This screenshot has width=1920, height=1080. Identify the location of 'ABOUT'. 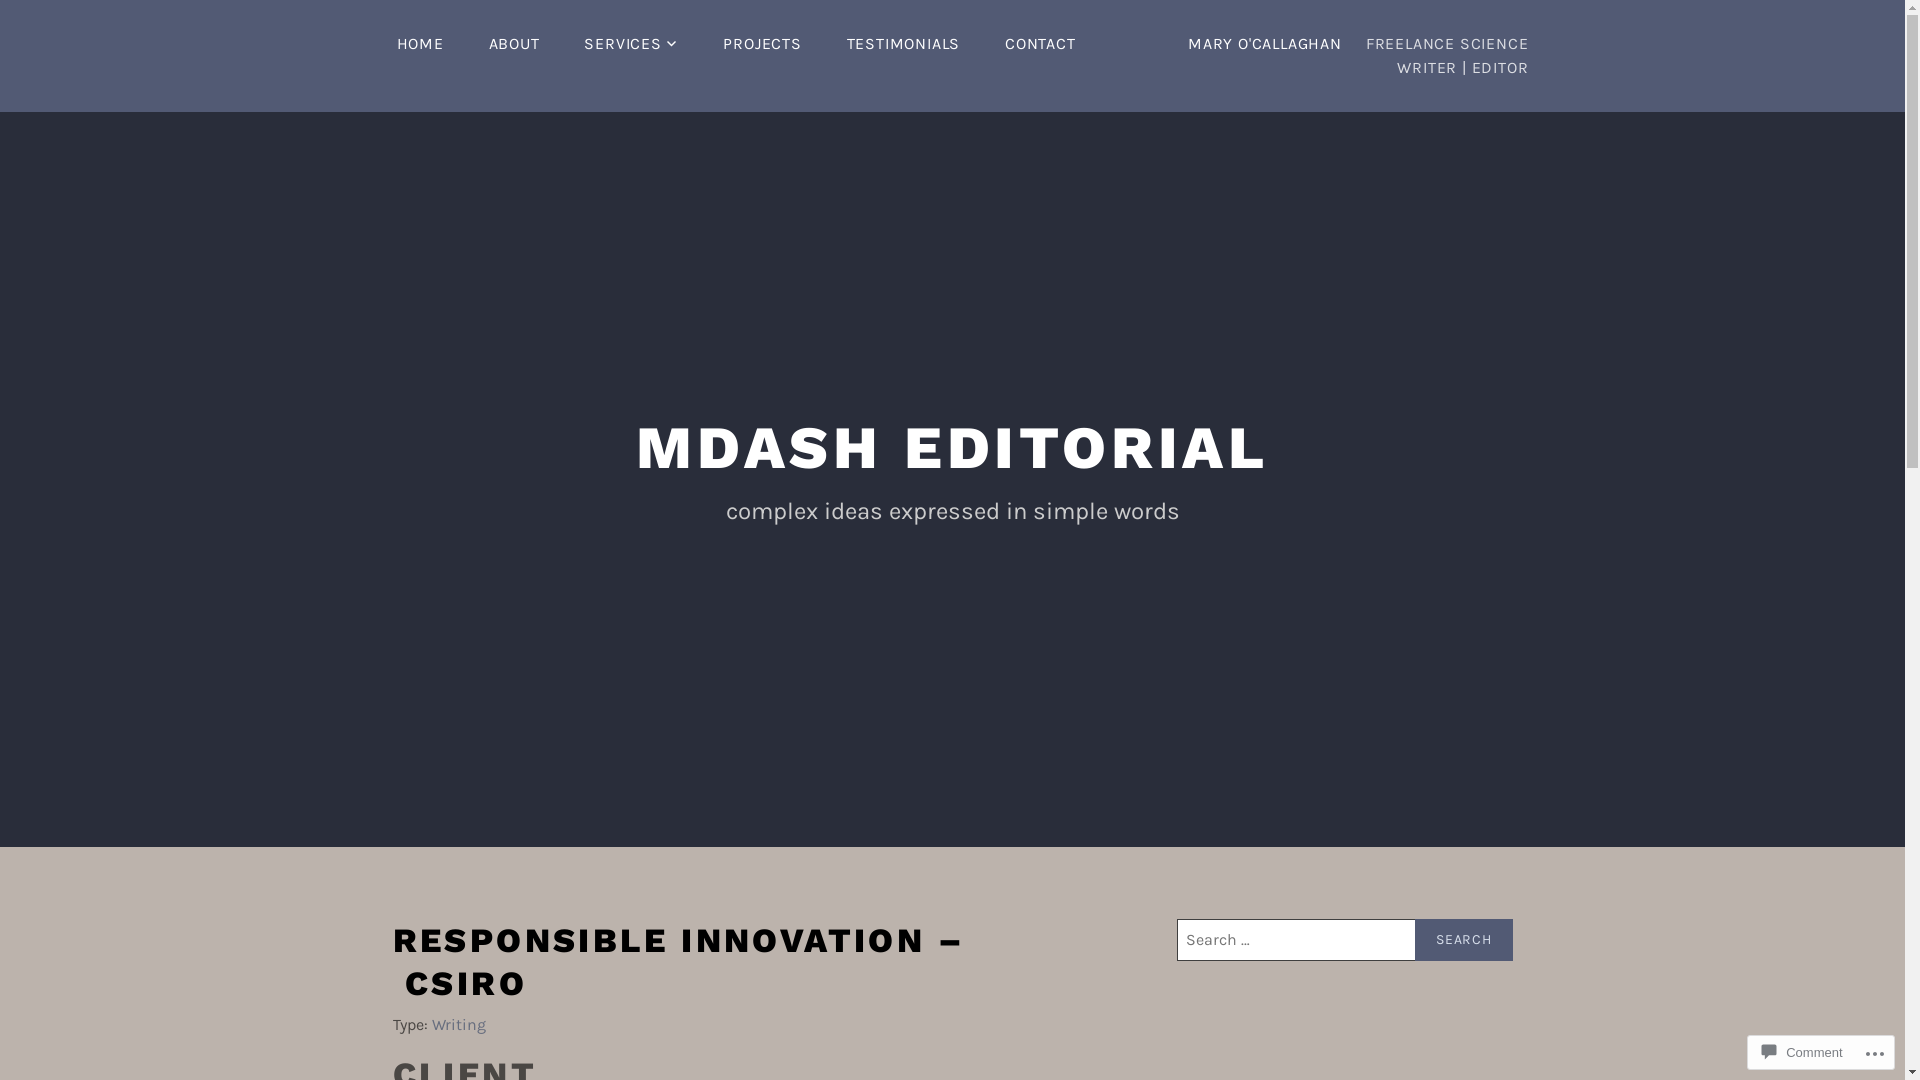
(514, 43).